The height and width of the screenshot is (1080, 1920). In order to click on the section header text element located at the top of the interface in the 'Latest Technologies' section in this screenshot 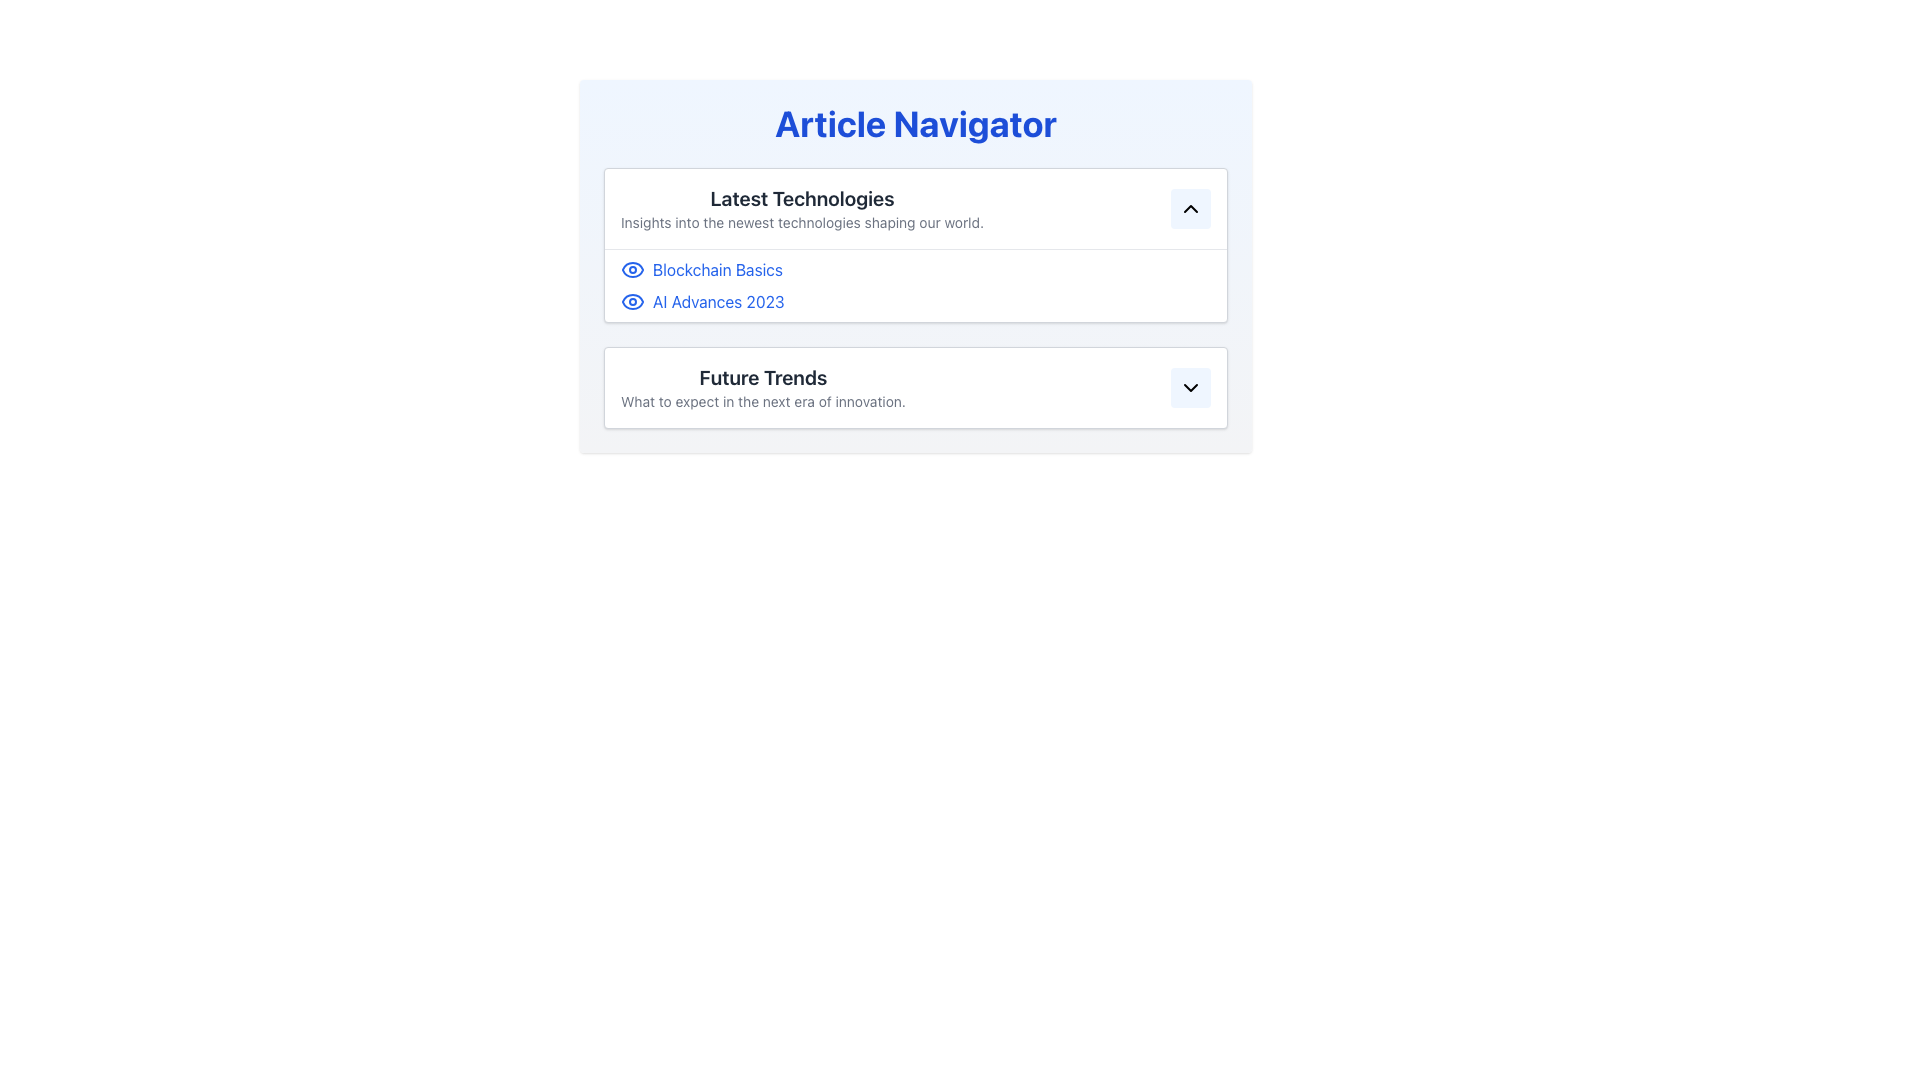, I will do `click(802, 199)`.